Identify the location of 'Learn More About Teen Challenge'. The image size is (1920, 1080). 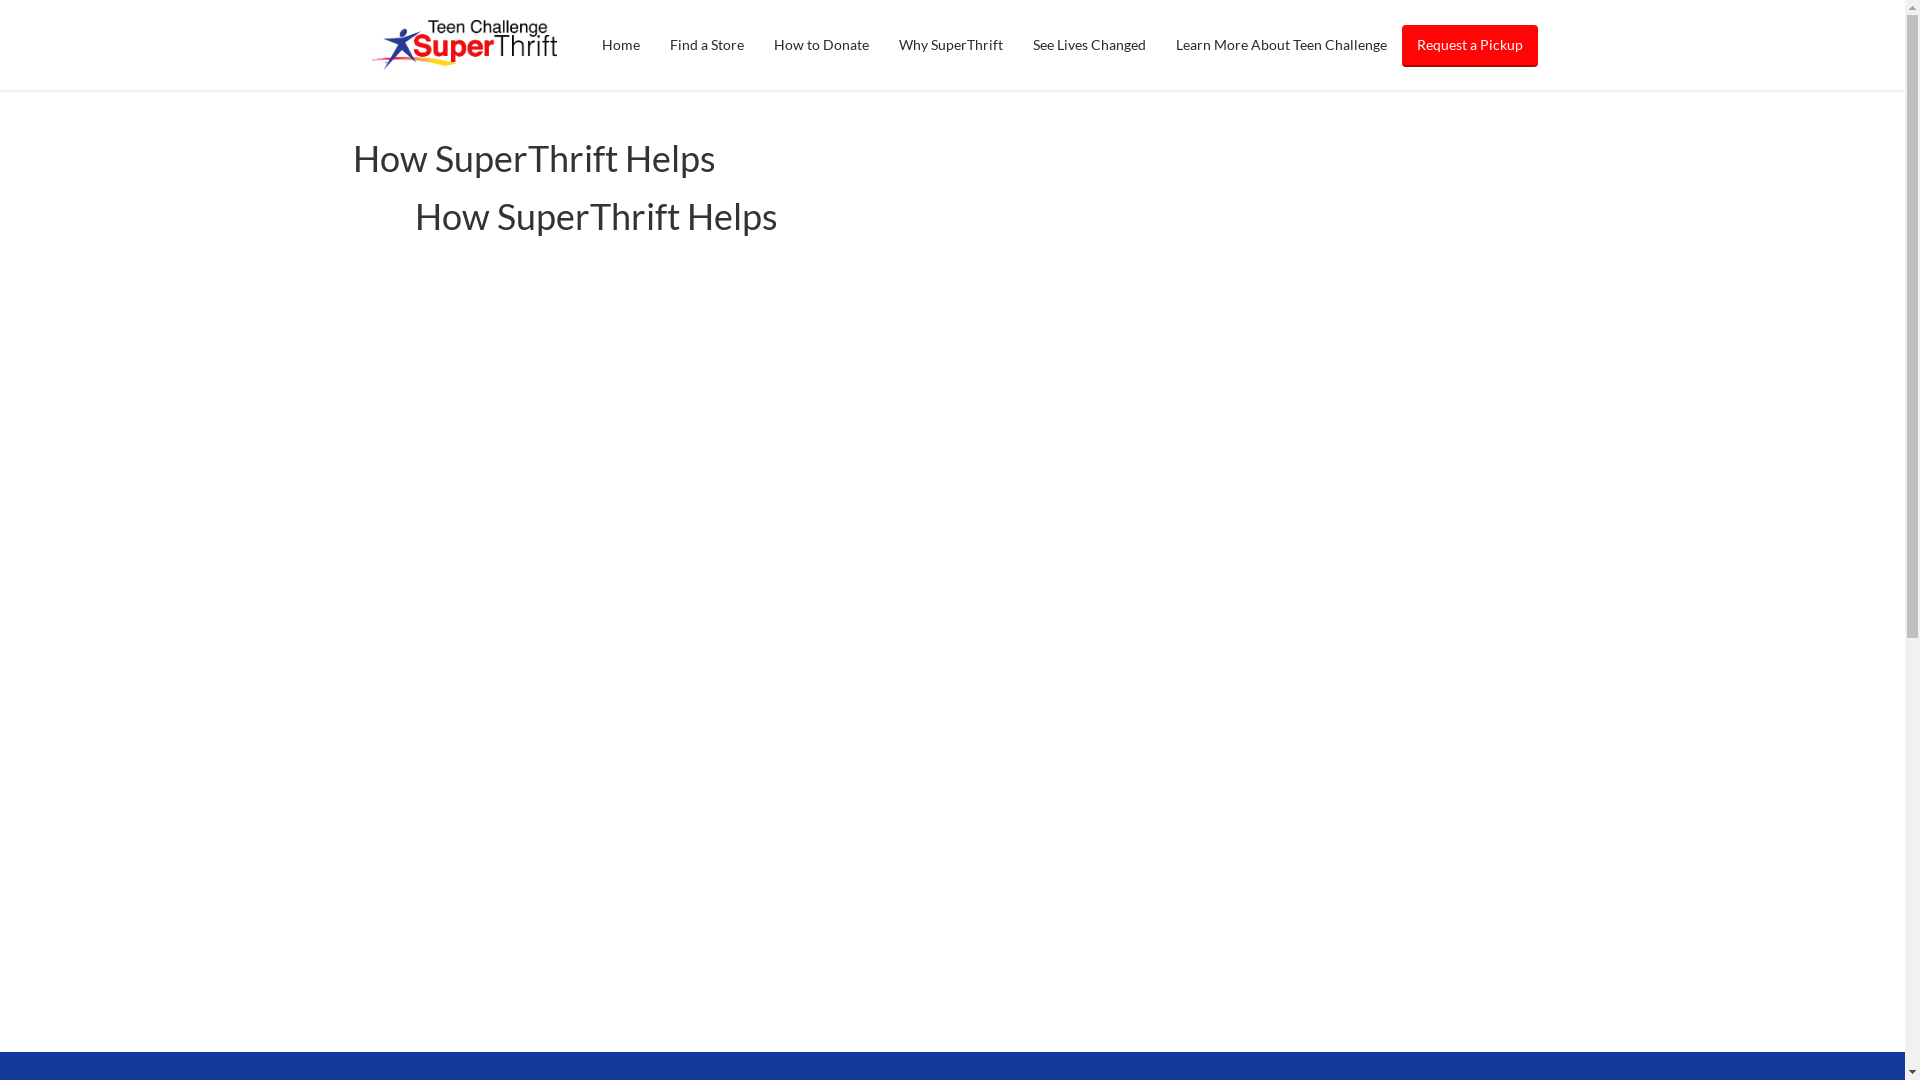
(1280, 45).